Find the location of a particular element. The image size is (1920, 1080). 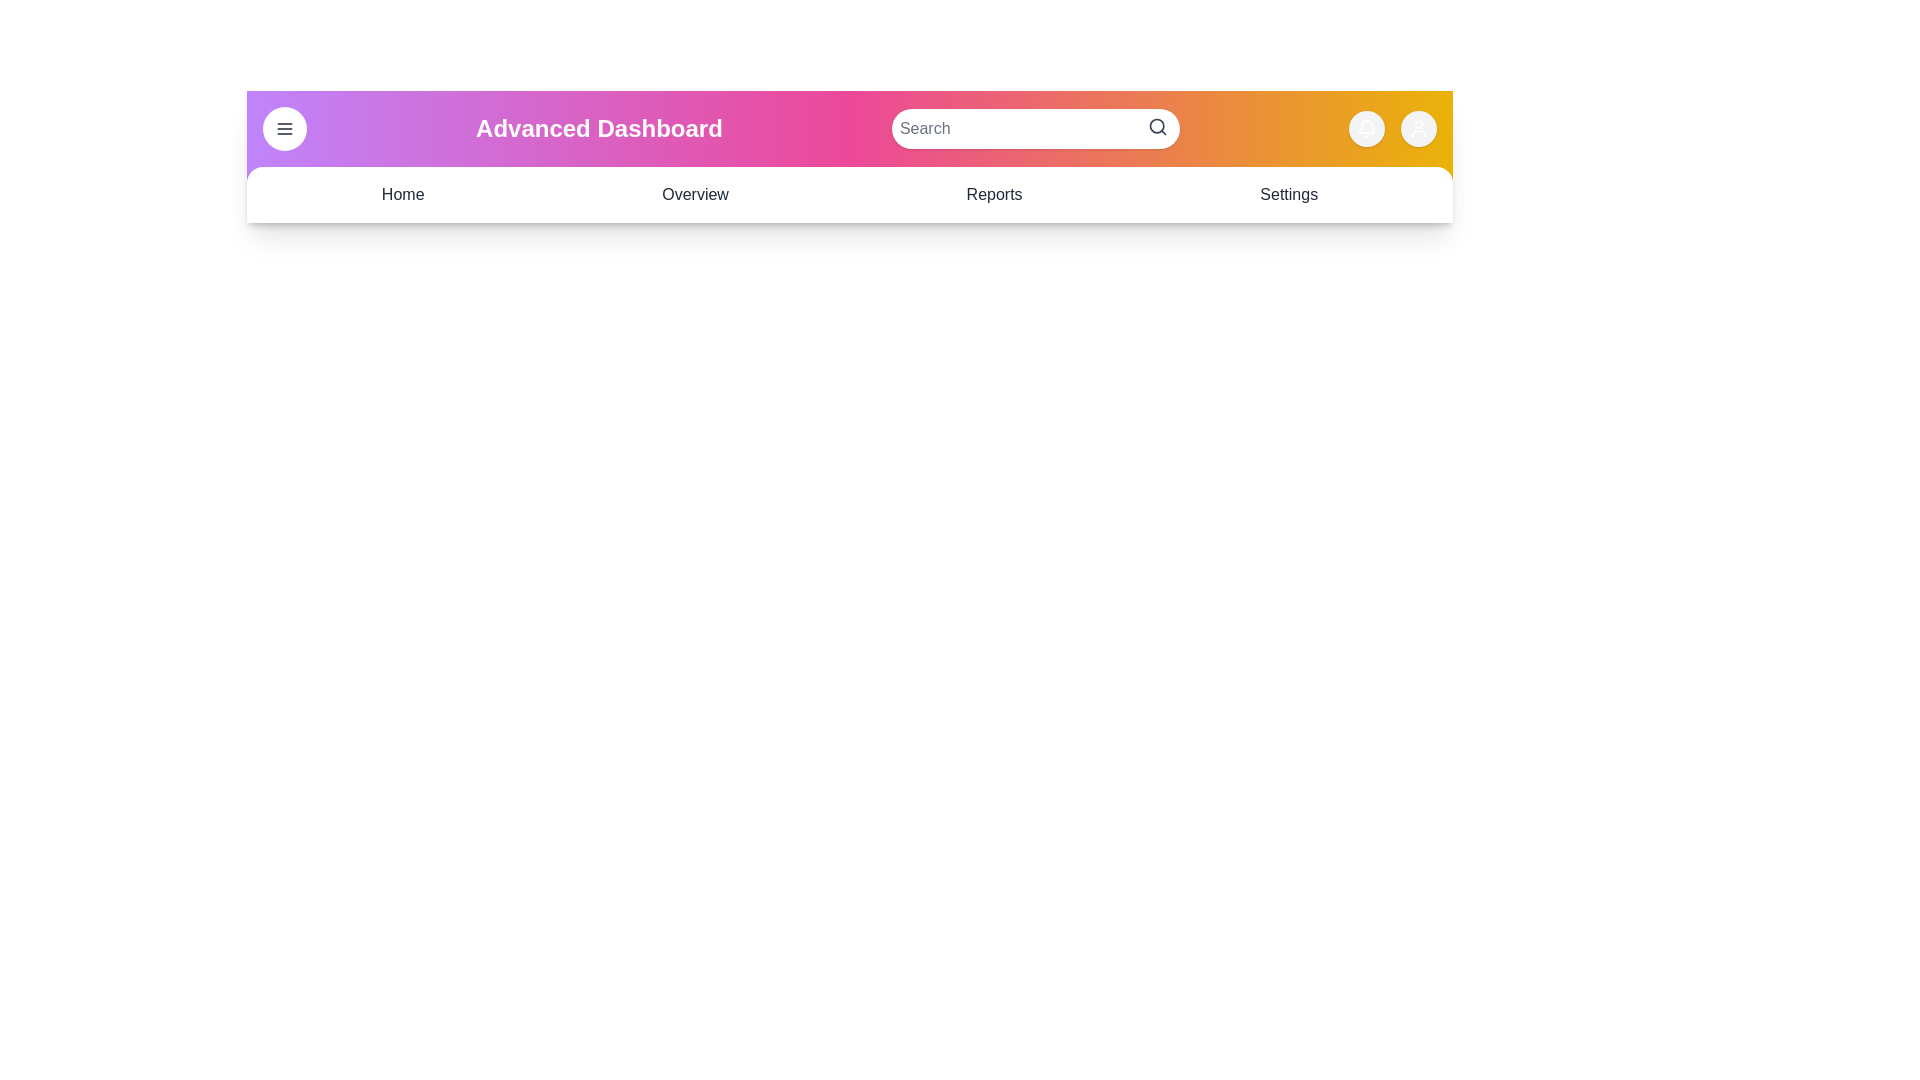

the navigation link Overview to see the hover effect is located at coordinates (695, 195).